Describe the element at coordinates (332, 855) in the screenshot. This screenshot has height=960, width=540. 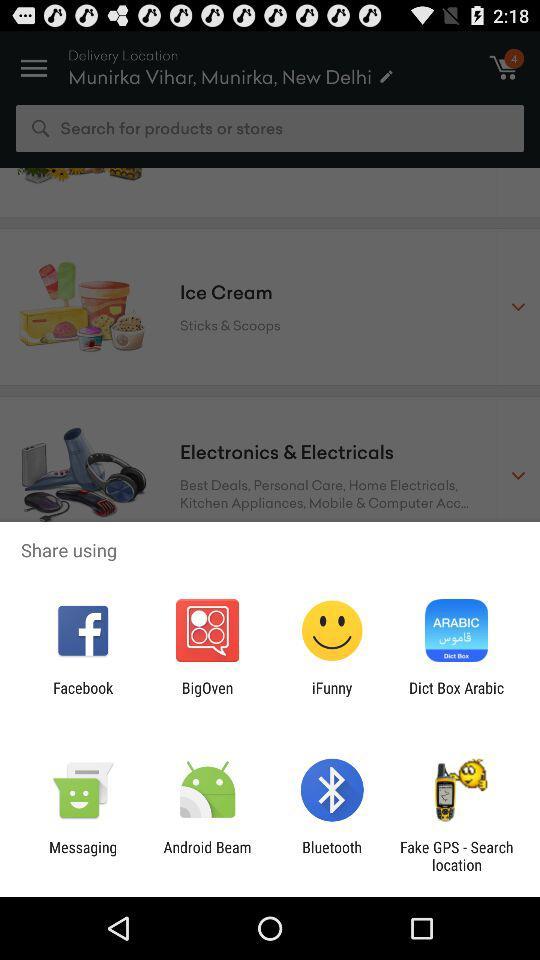
I see `icon next to the fake gps search app` at that location.